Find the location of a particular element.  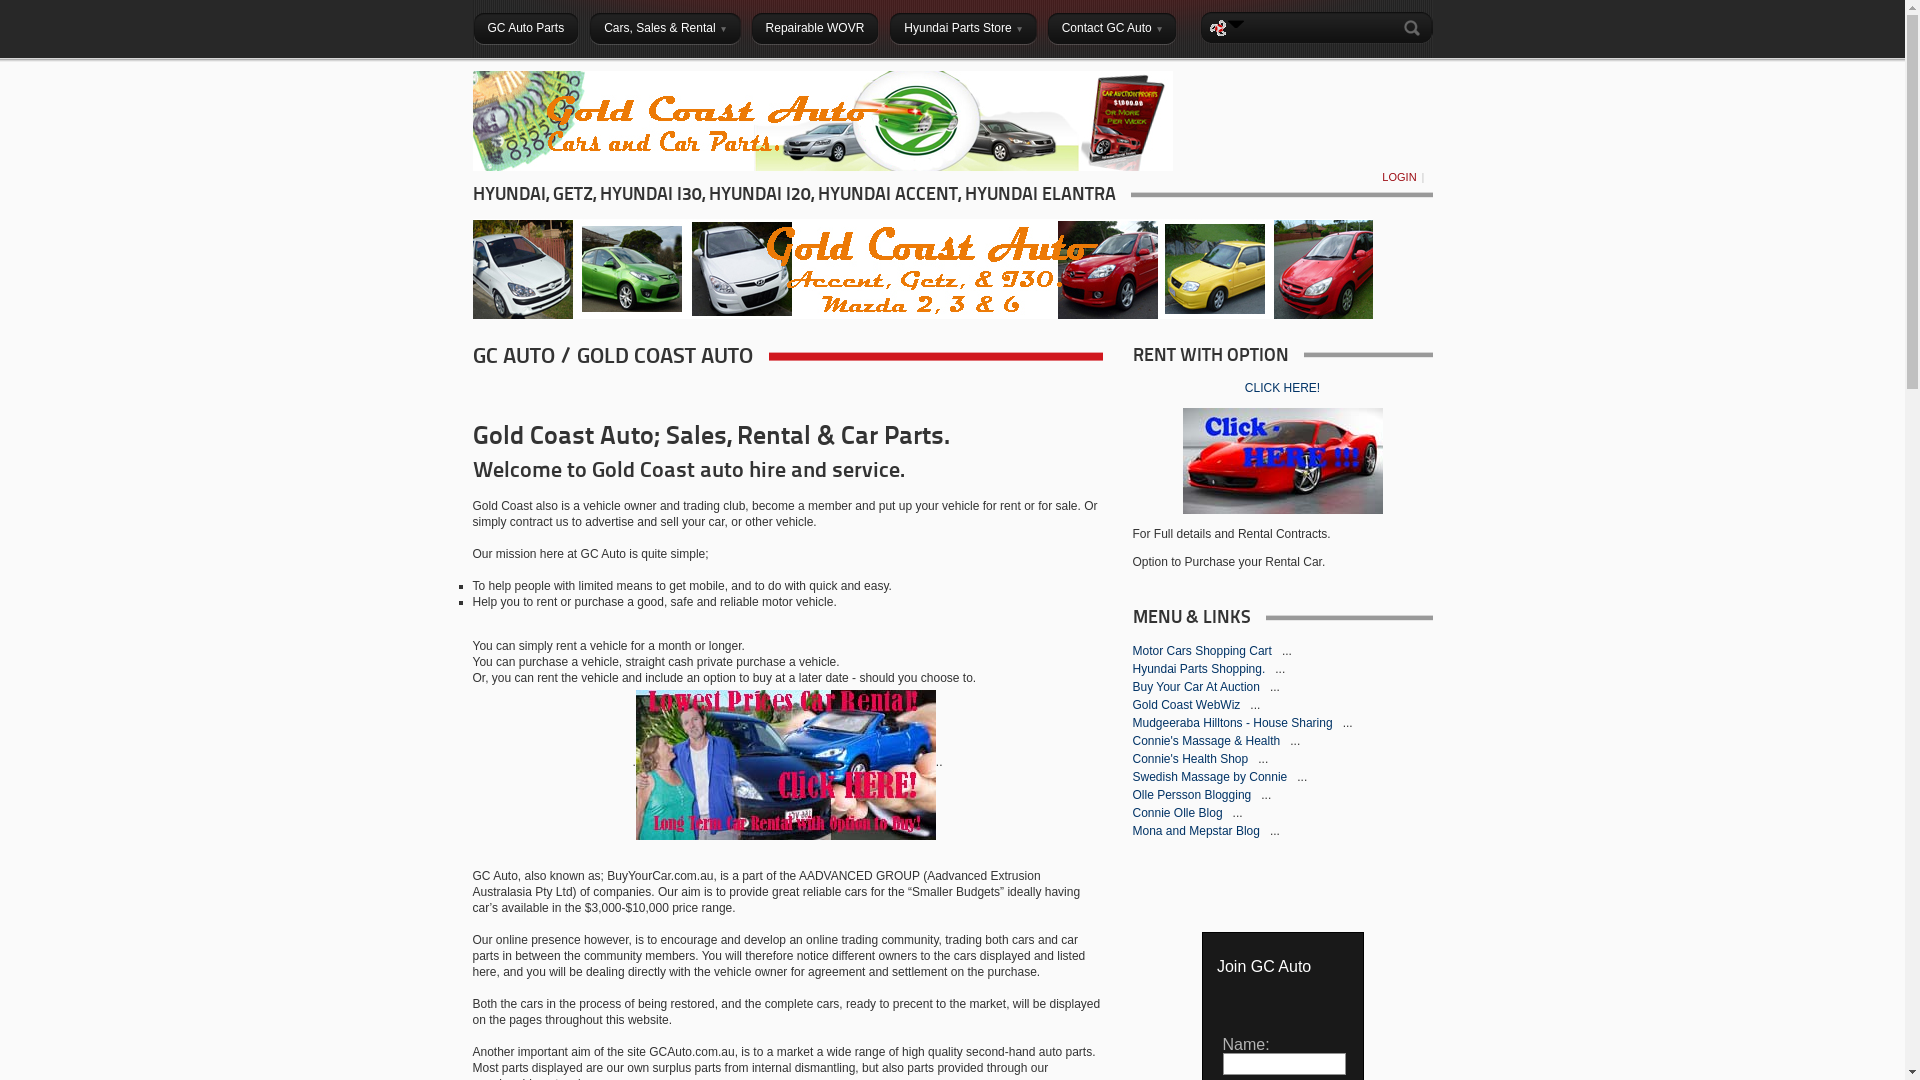

'Buy Your Car At Auction' is located at coordinates (1197, 685).